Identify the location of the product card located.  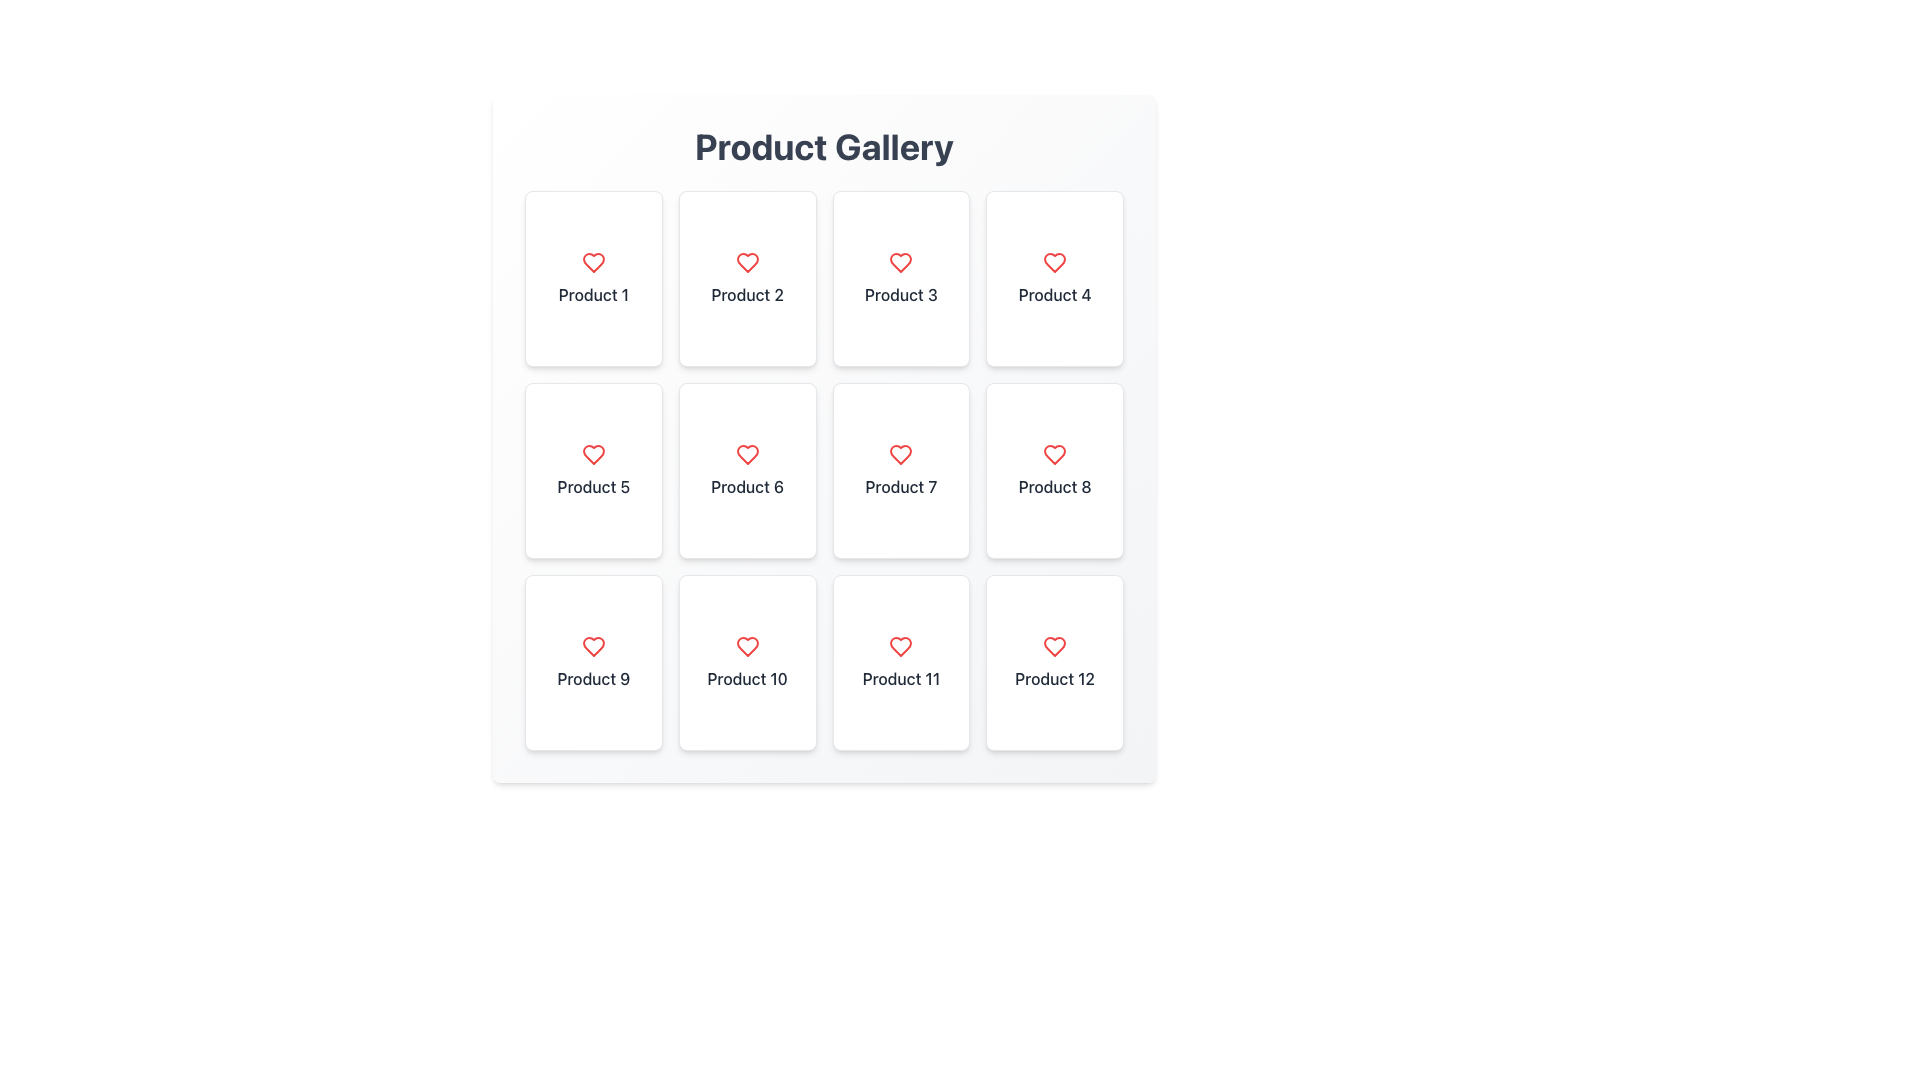
(592, 278).